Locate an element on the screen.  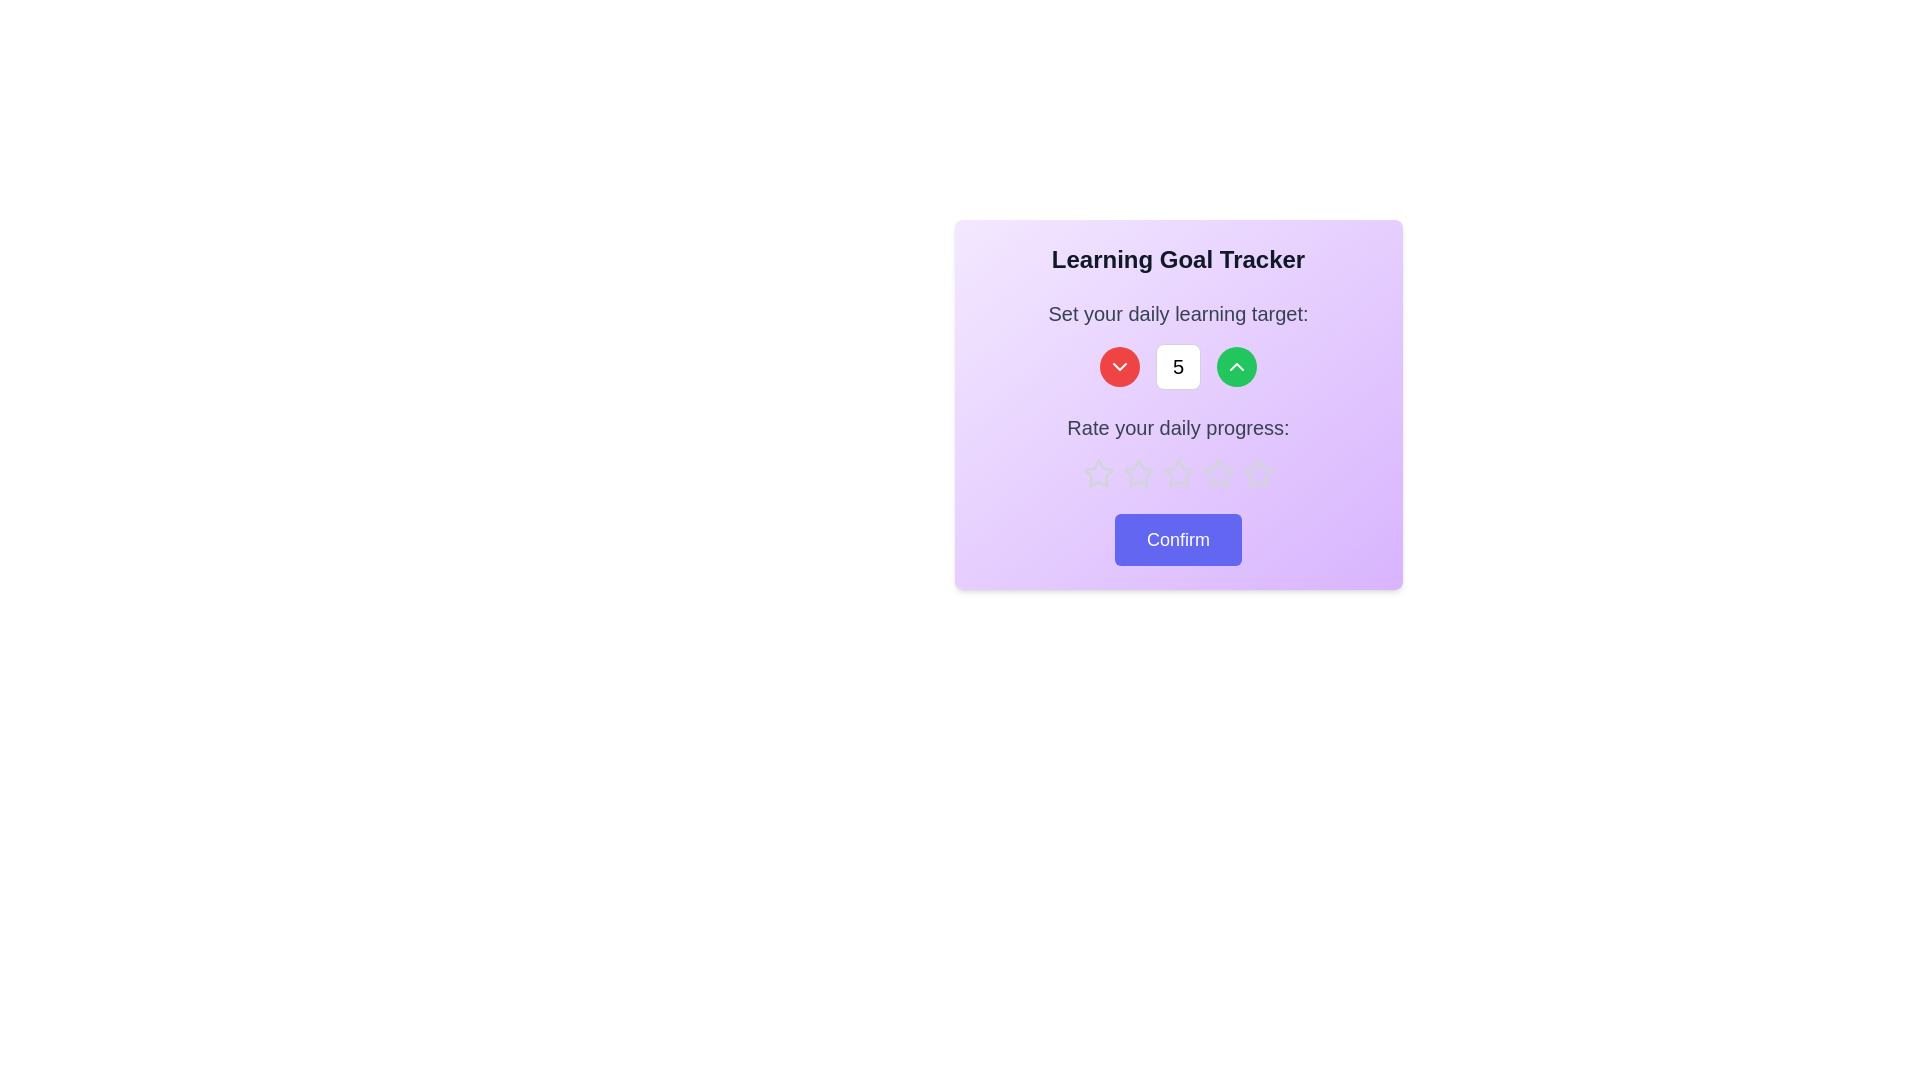
the circular red button located to the left of the white rectangular input field to decrement the value is located at coordinates (1118, 366).